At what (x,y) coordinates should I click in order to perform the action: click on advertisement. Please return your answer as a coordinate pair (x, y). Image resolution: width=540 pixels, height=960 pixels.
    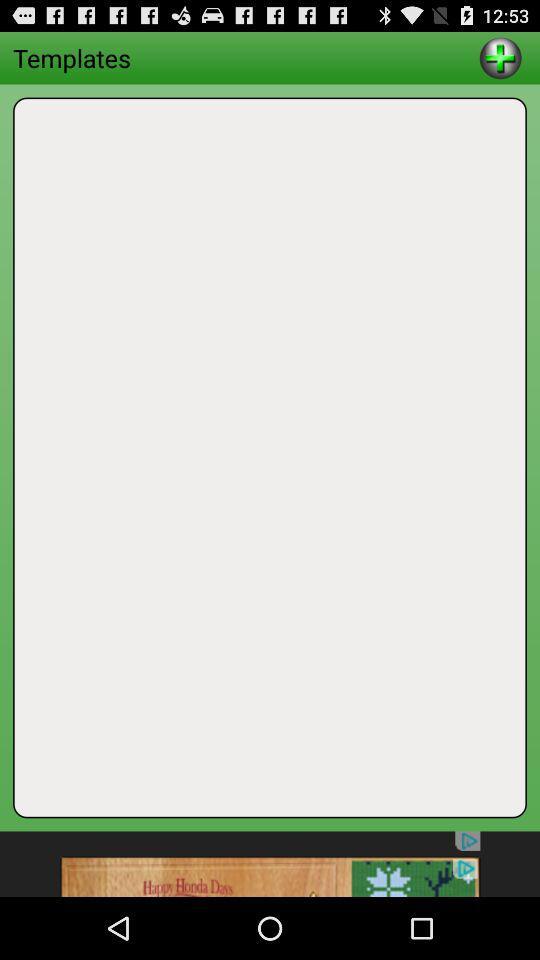
    Looking at the image, I should click on (270, 863).